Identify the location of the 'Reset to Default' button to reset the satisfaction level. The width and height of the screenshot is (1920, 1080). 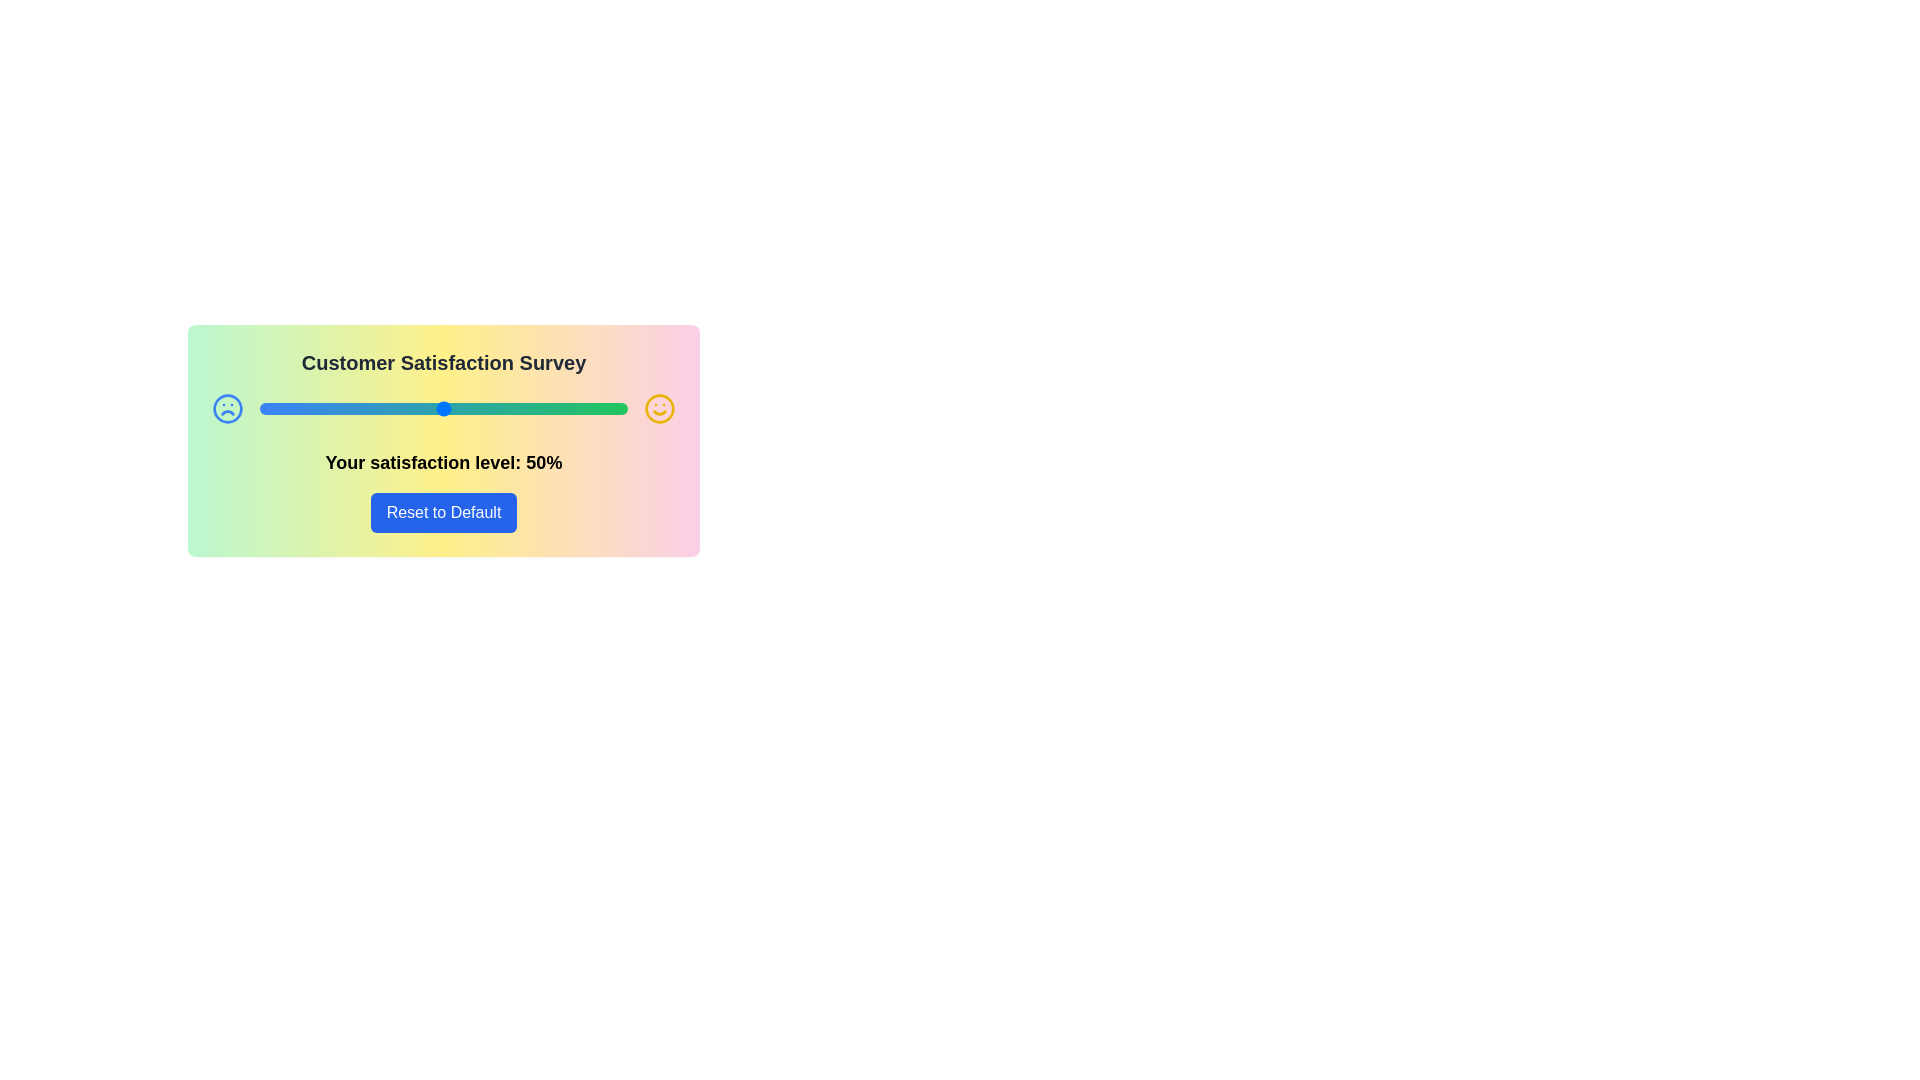
(442, 512).